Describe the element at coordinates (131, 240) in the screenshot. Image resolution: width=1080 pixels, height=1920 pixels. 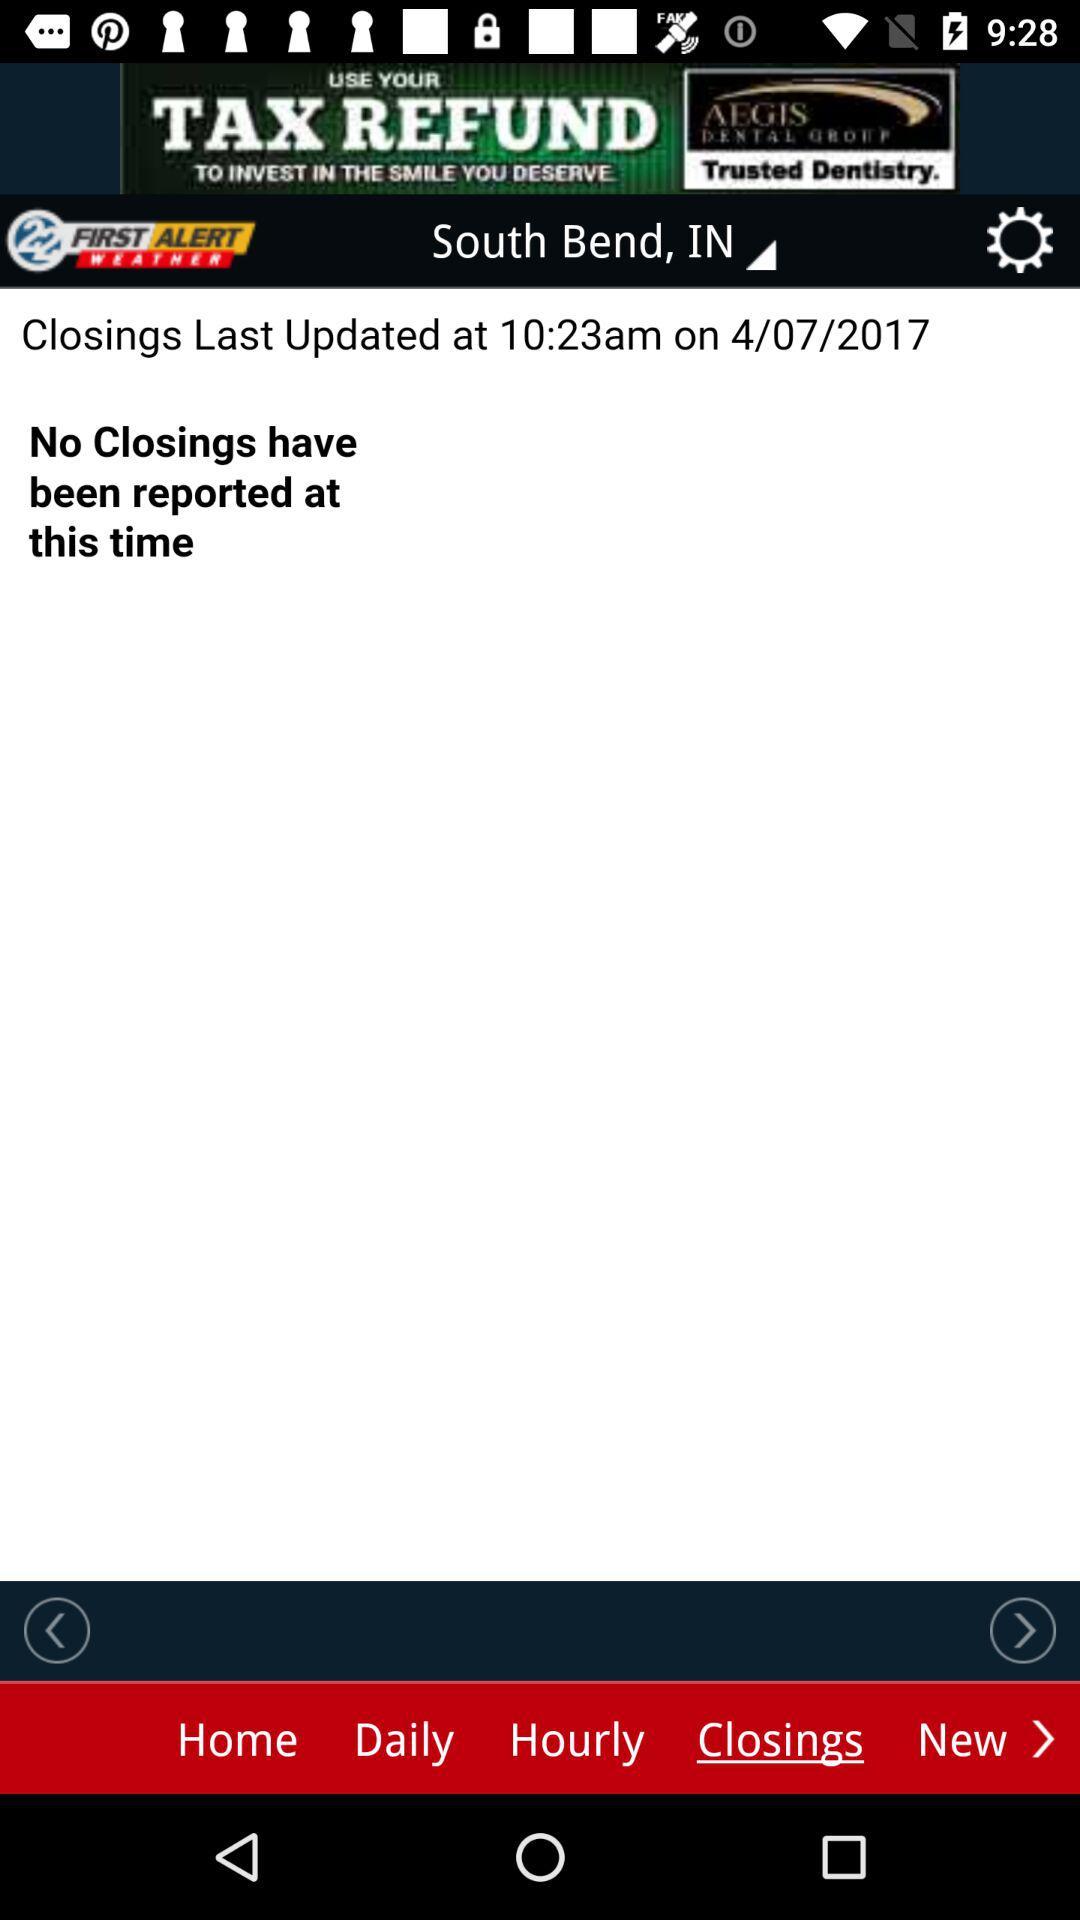
I see `the icon at the top left corner` at that location.